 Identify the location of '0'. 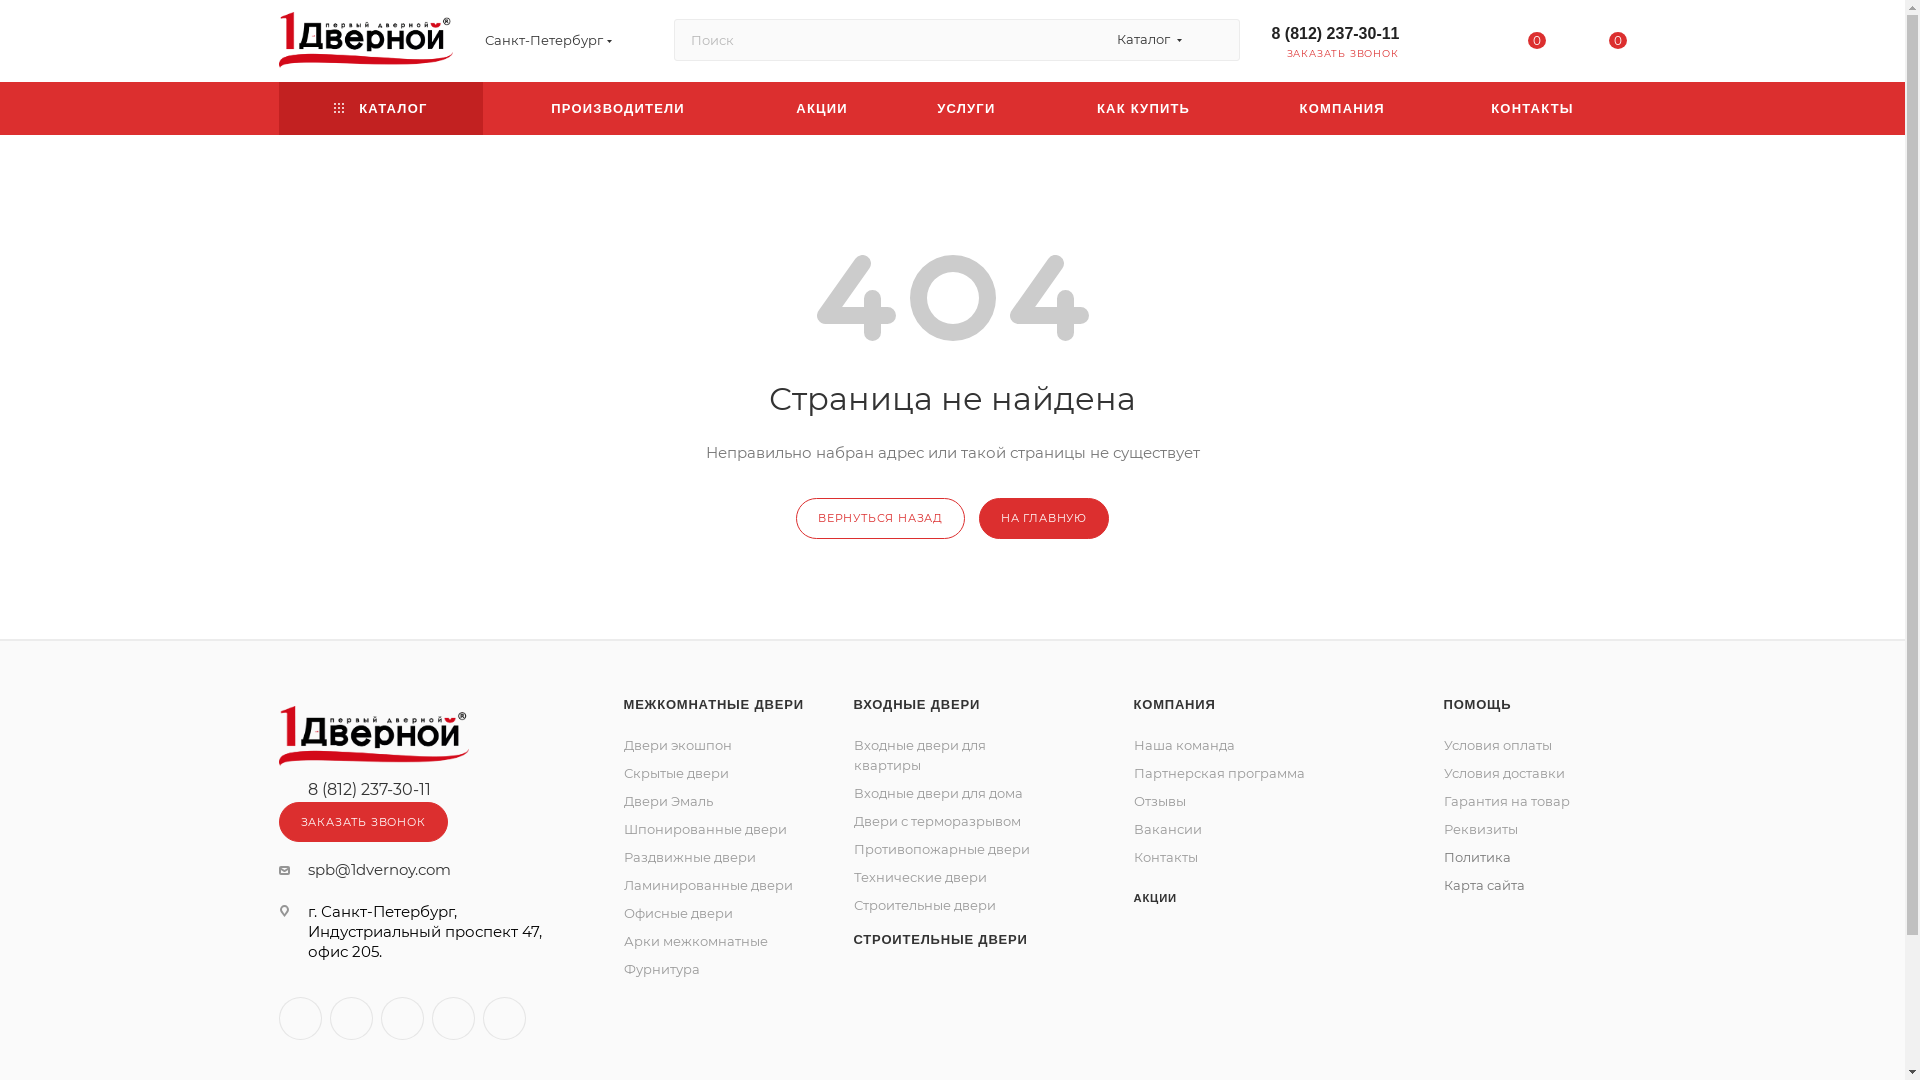
(1524, 42).